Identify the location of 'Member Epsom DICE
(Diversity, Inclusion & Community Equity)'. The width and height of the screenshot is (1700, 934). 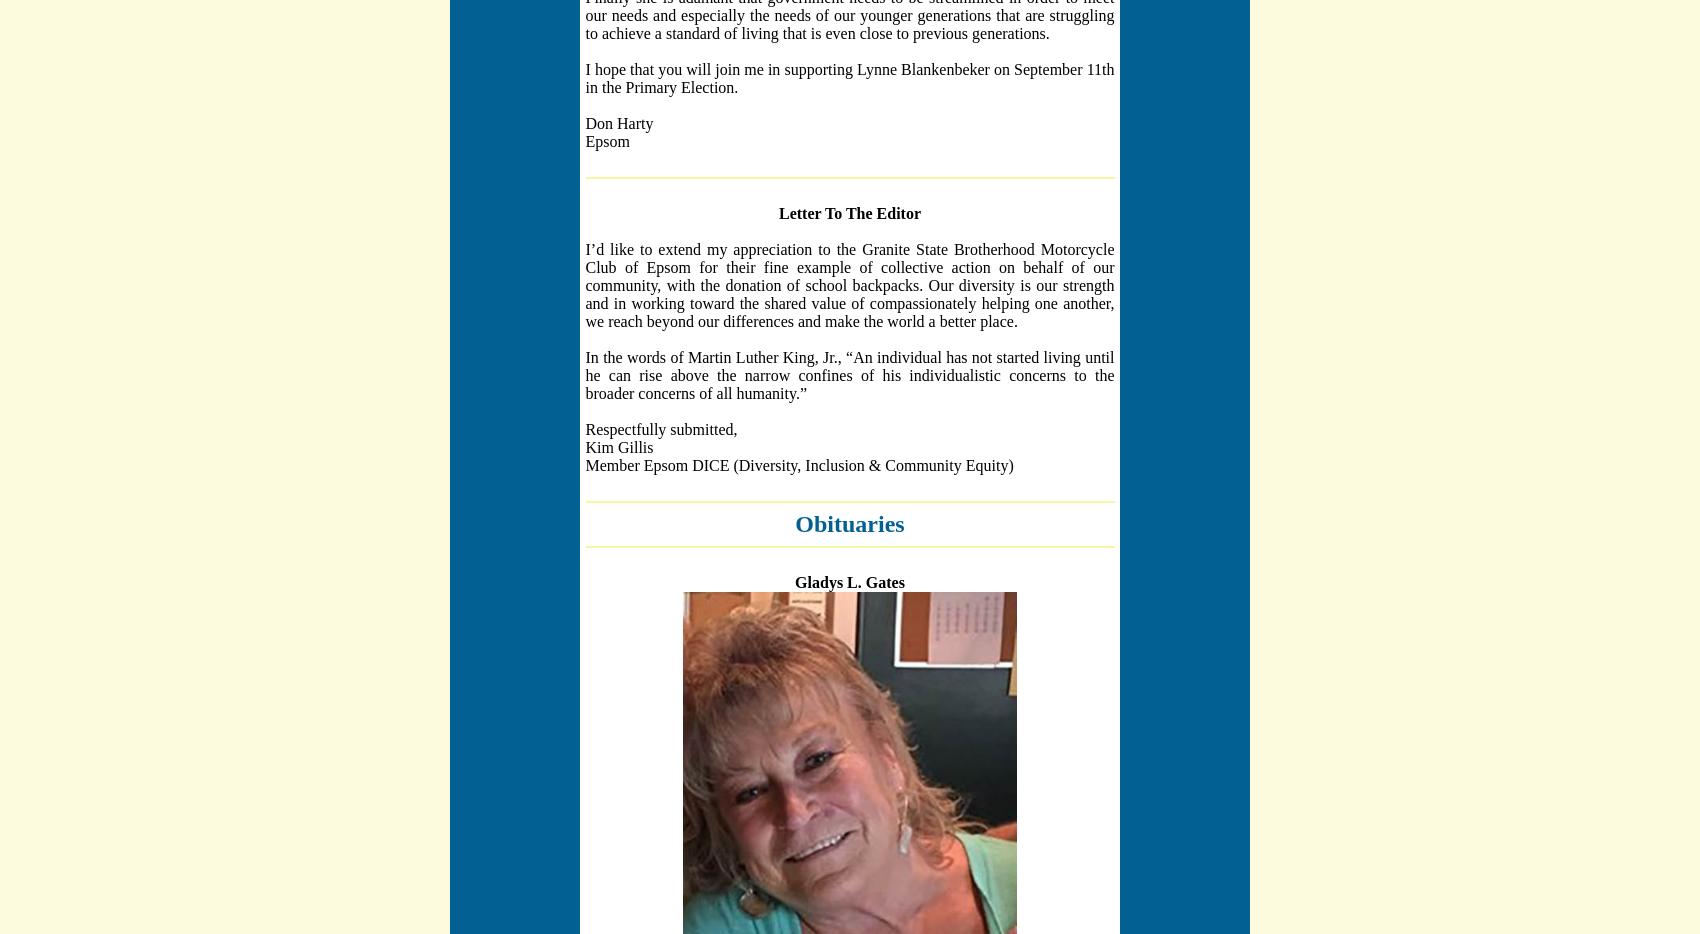
(798, 464).